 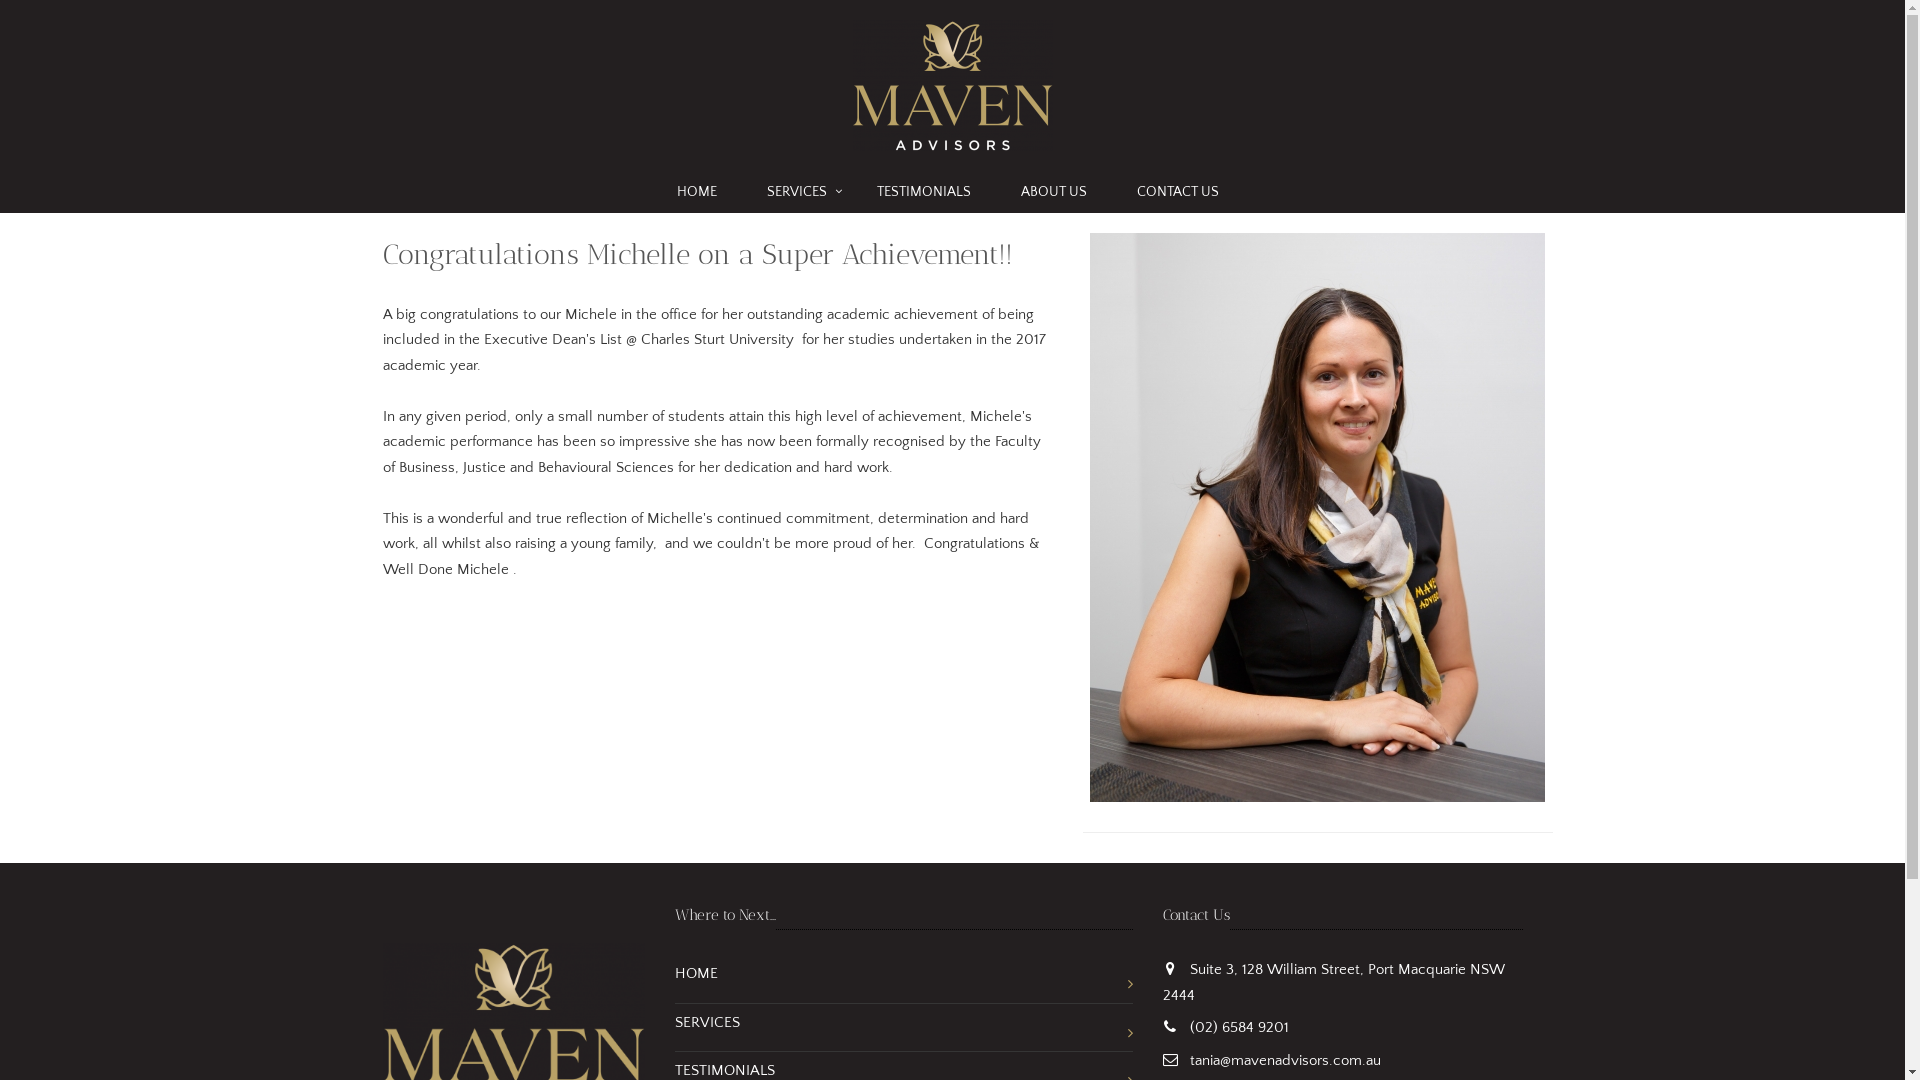 What do you see at coordinates (656, 192) in the screenshot?
I see `'HOME'` at bounding box center [656, 192].